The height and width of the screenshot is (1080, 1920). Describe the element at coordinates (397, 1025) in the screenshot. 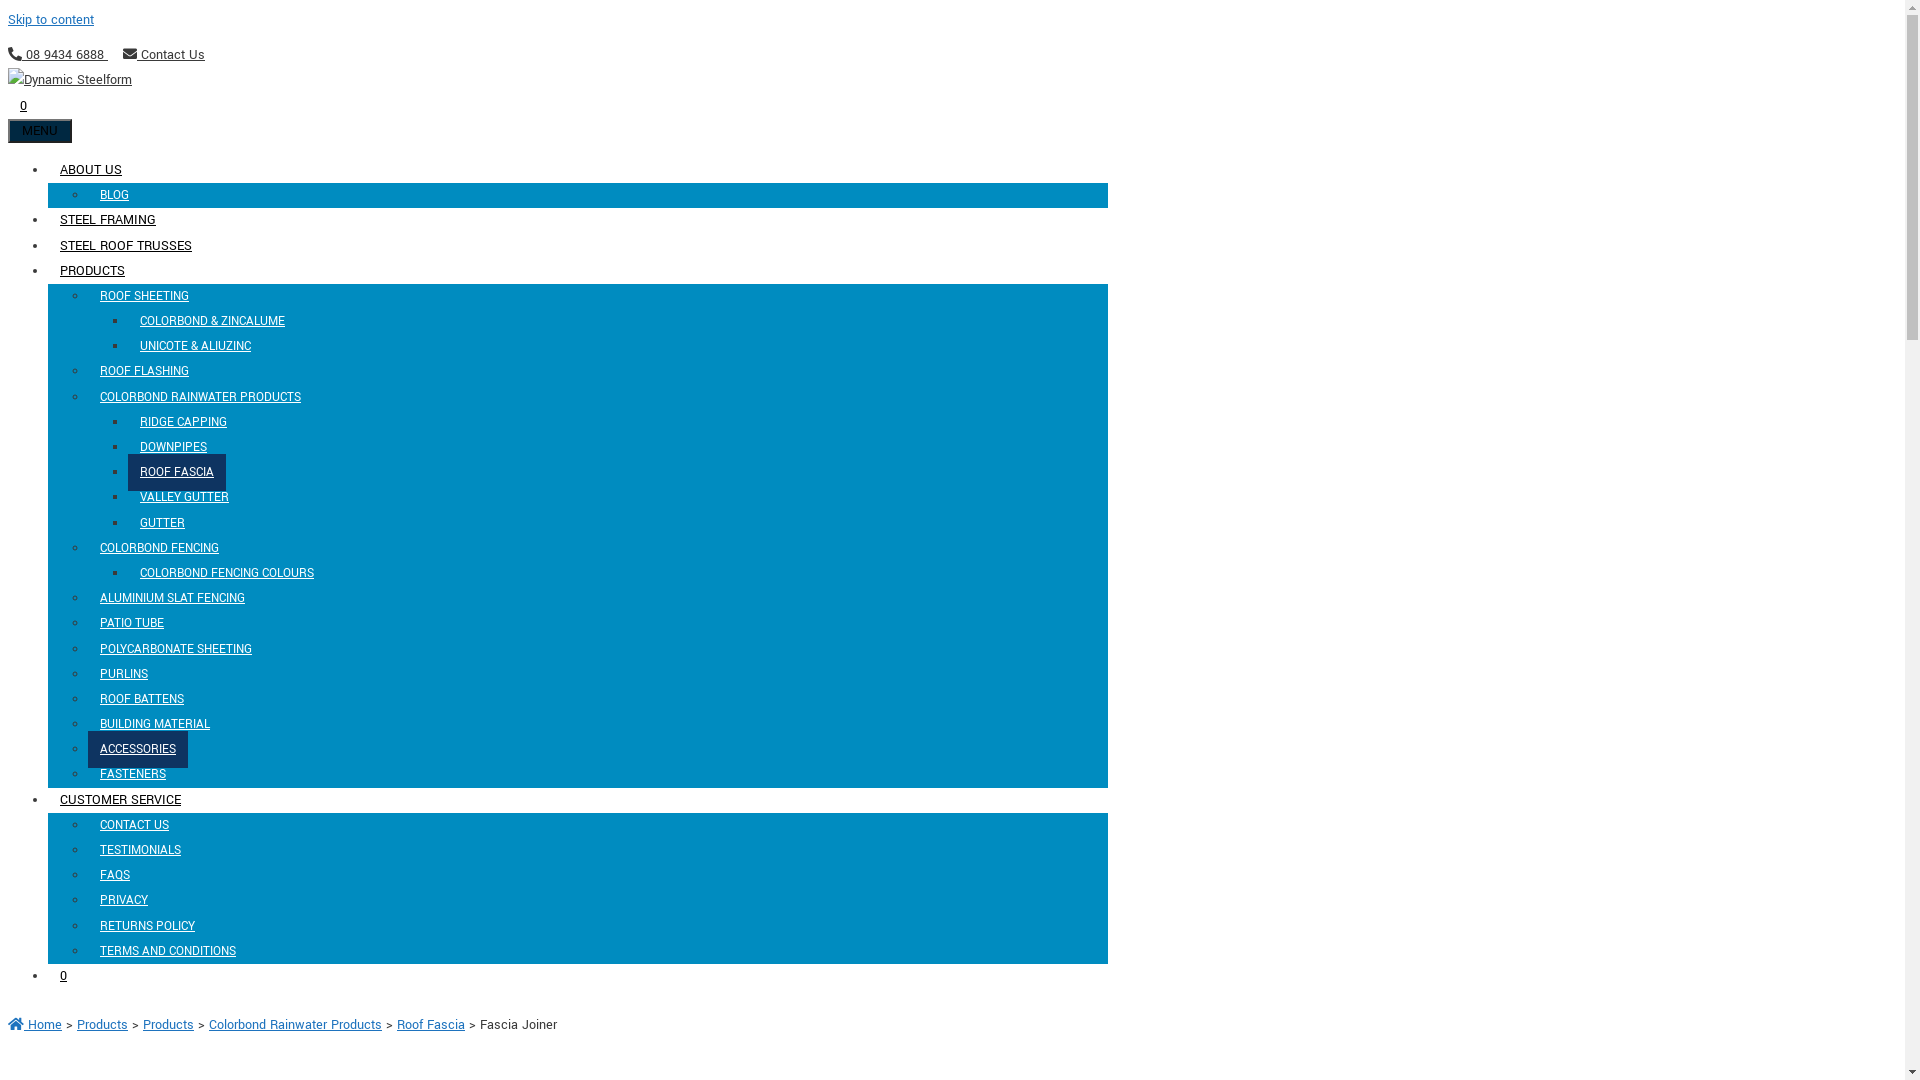

I see `'Roof Fascia'` at that location.